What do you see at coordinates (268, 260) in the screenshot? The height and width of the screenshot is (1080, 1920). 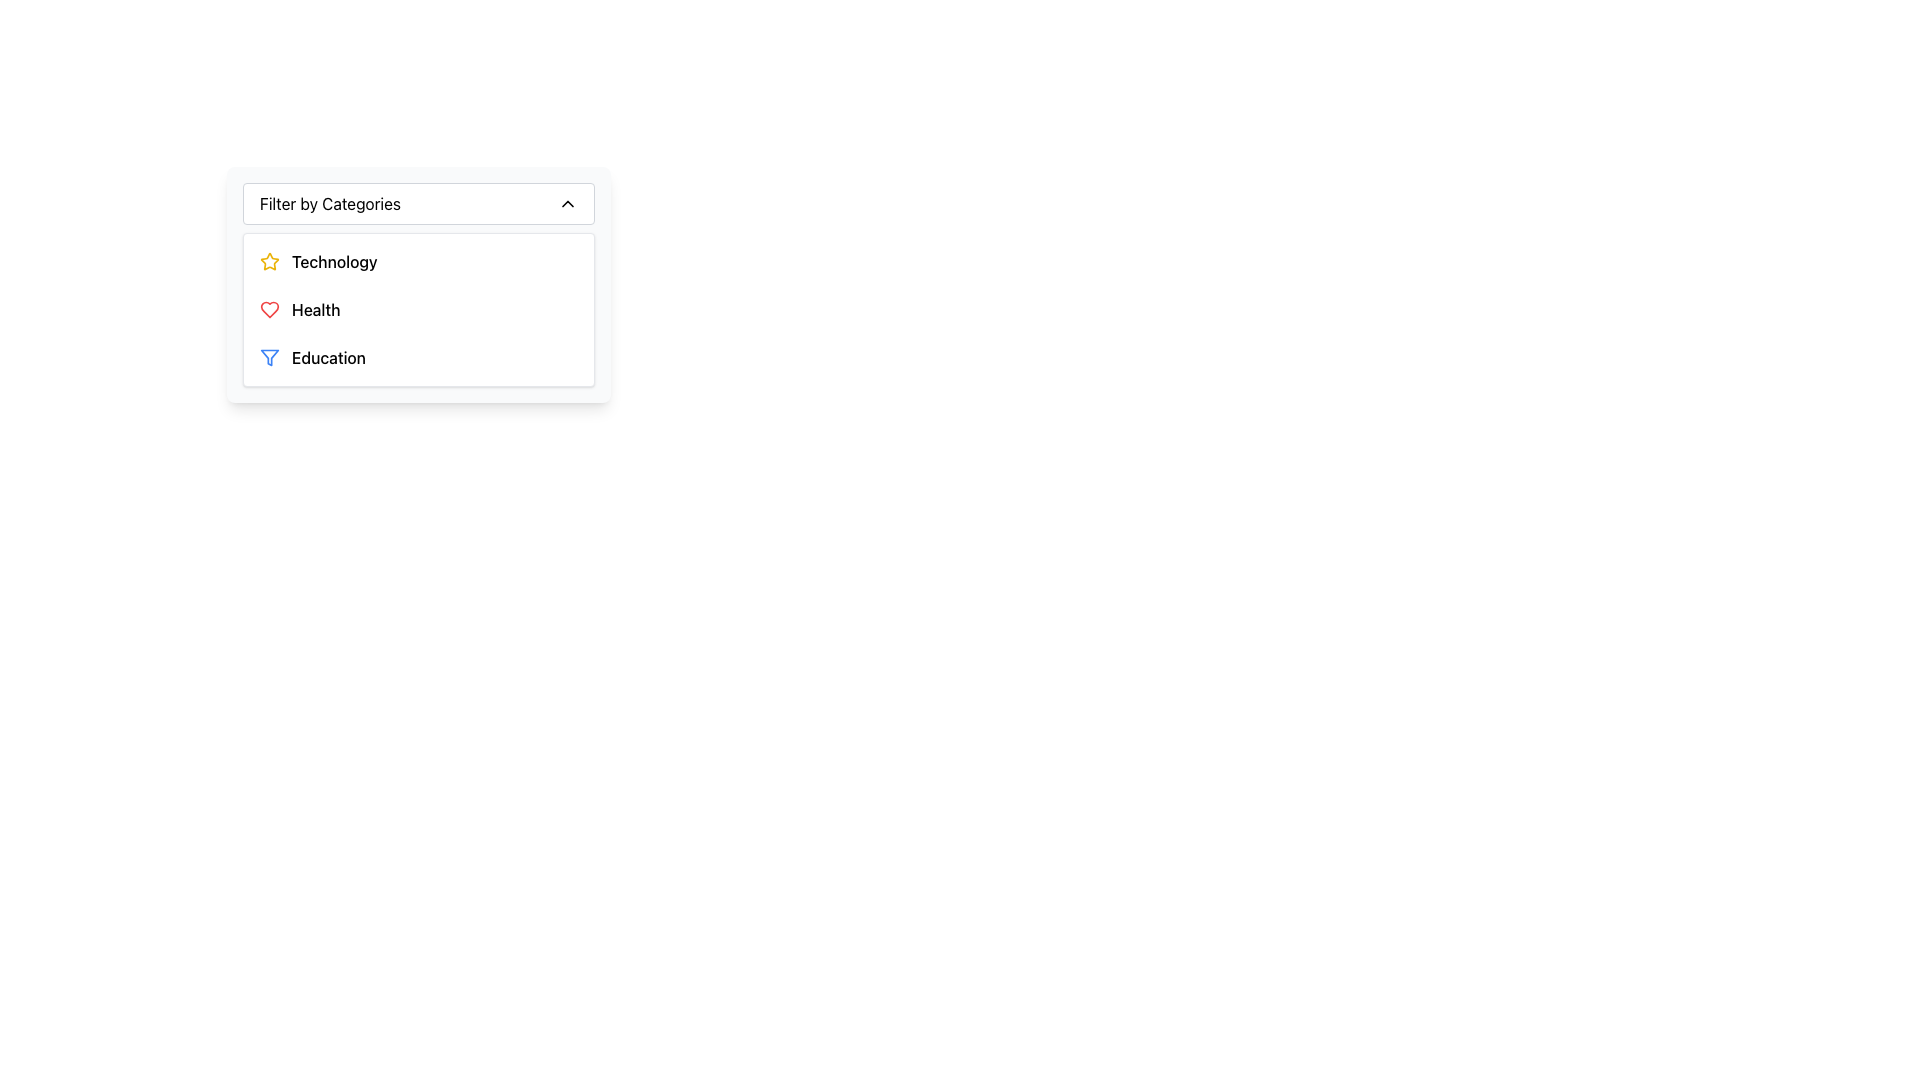 I see `the yellow star icon in the 'Filter by Categories' dropdown menu, positioned to the left of the 'Technology' category text` at bounding box center [268, 260].